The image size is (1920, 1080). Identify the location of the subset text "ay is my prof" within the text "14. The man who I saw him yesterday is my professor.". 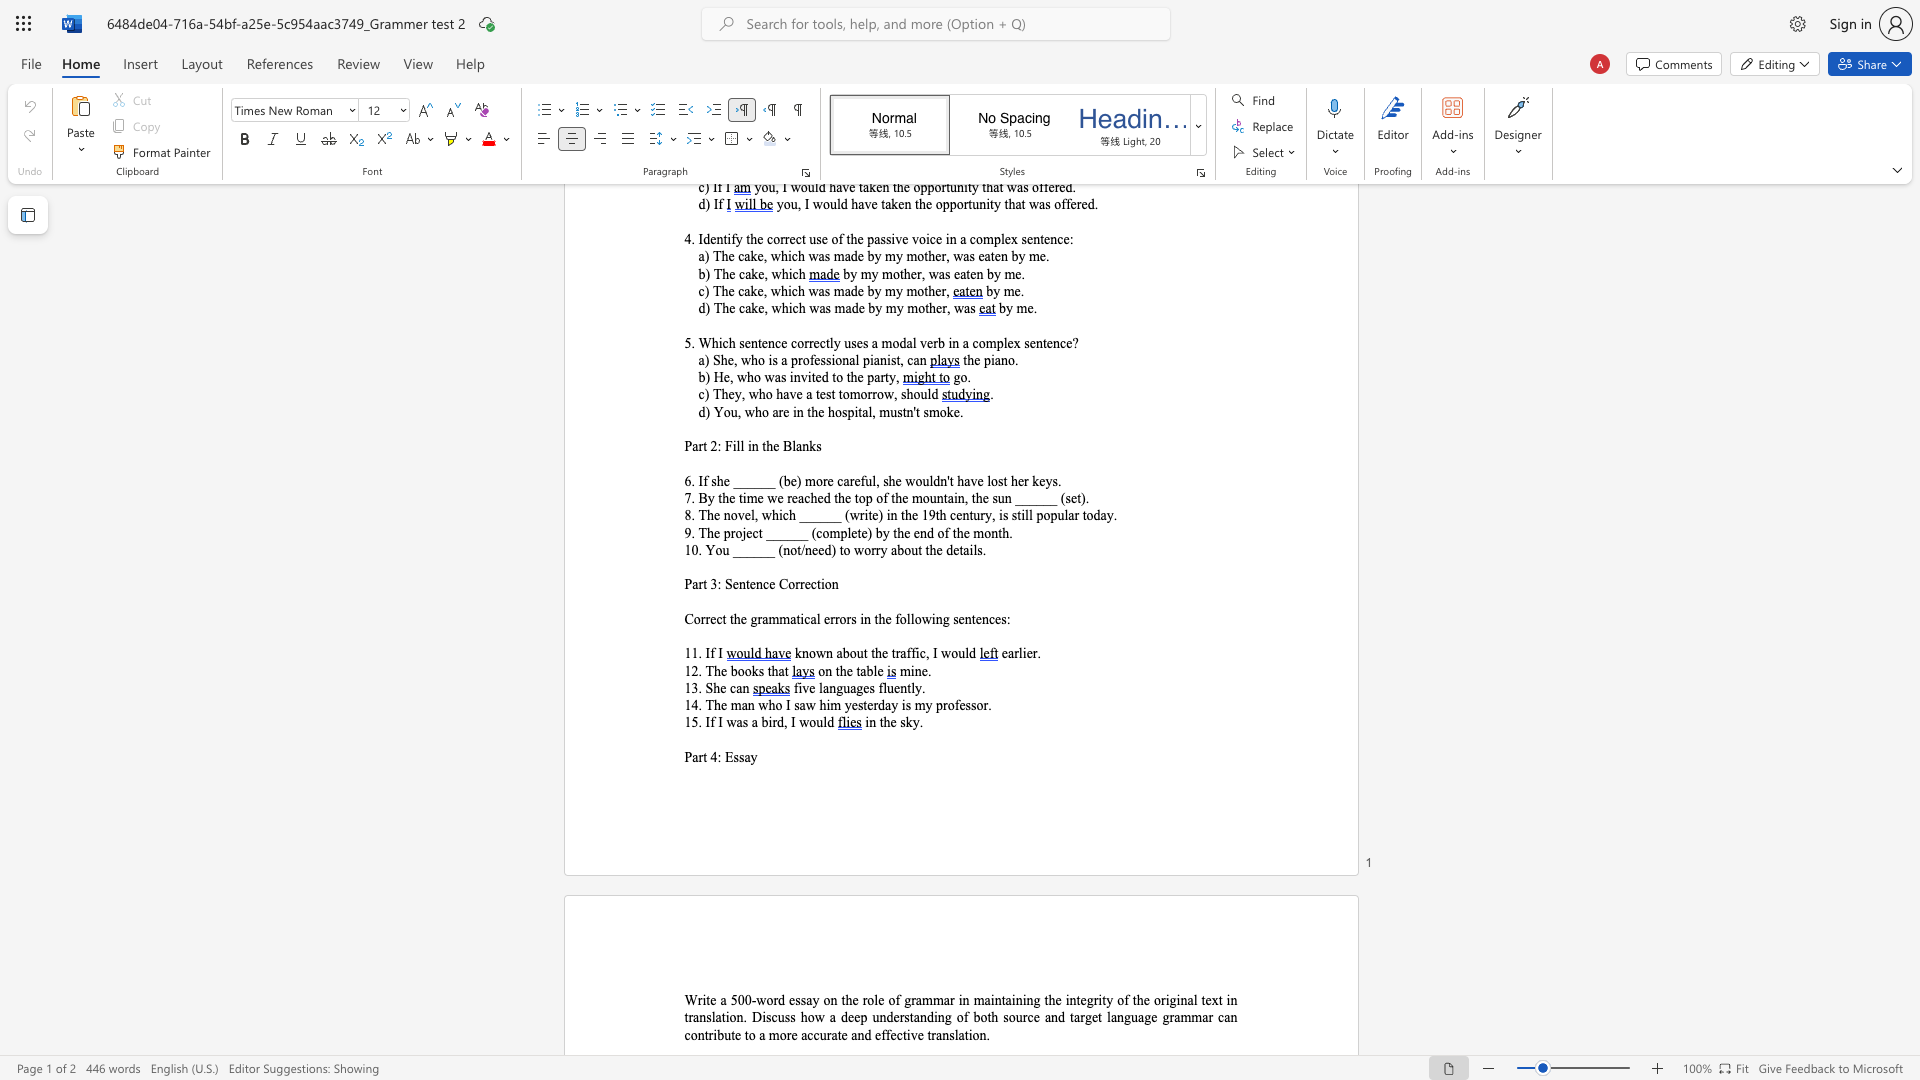
(884, 704).